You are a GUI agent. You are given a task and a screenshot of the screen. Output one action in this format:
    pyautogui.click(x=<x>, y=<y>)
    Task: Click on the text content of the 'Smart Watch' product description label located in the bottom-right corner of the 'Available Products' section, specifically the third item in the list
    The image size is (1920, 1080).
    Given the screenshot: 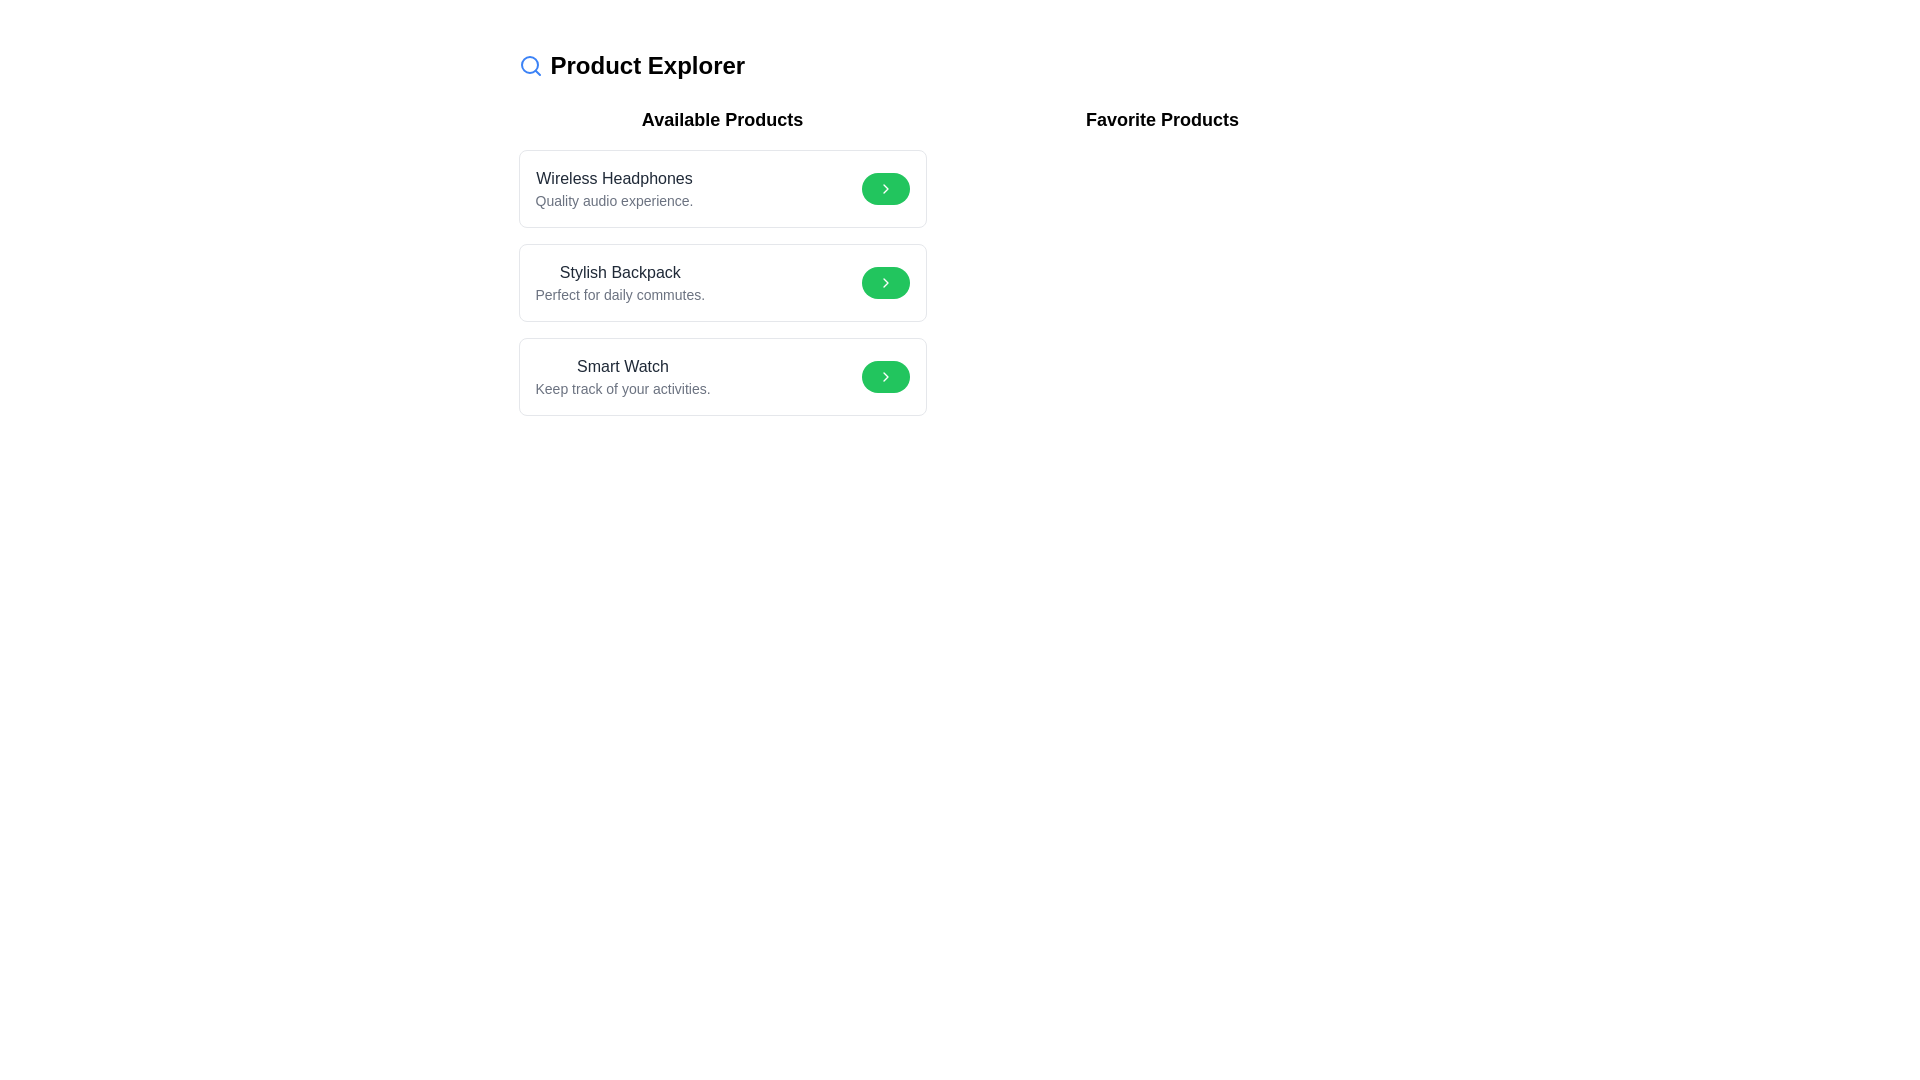 What is the action you would take?
    pyautogui.click(x=622, y=377)
    